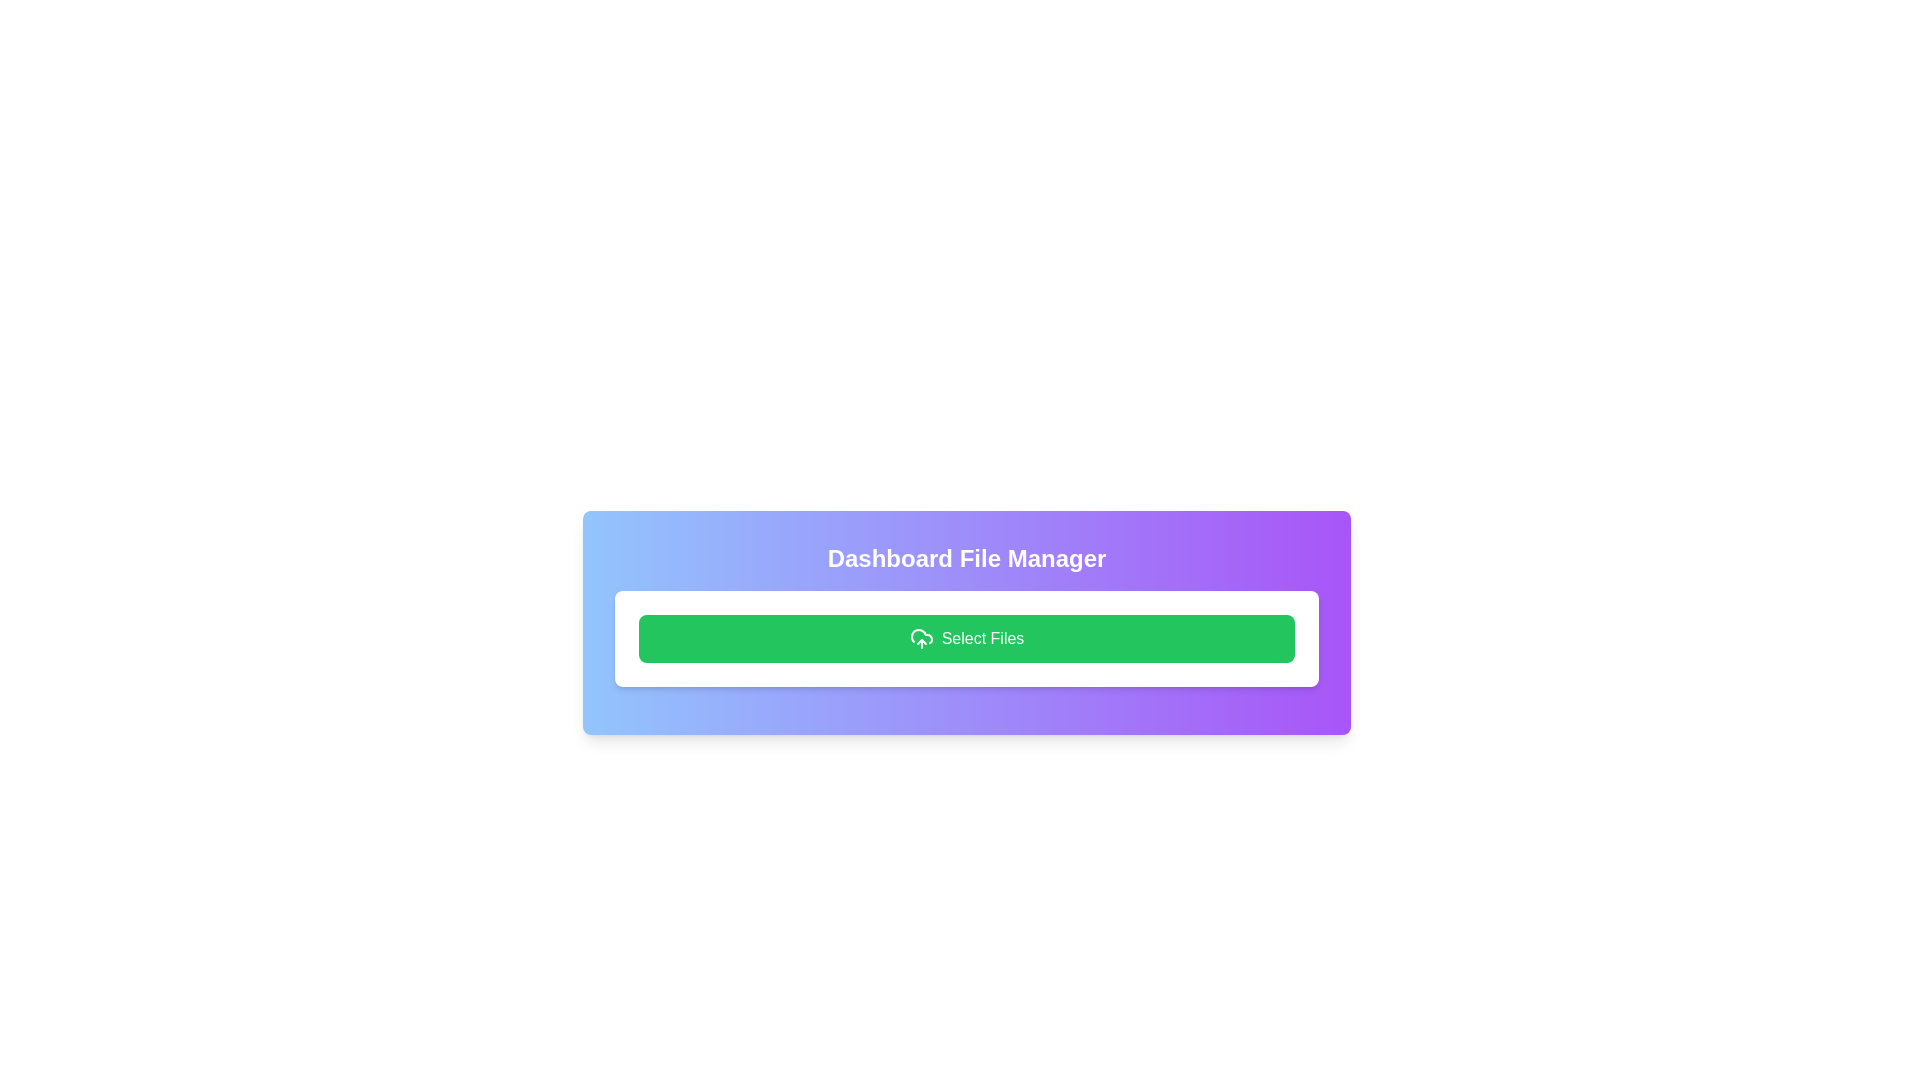 The image size is (1920, 1080). I want to click on the cloud upload icon with a green background located to the left of the 'Select Files' button, so click(920, 639).